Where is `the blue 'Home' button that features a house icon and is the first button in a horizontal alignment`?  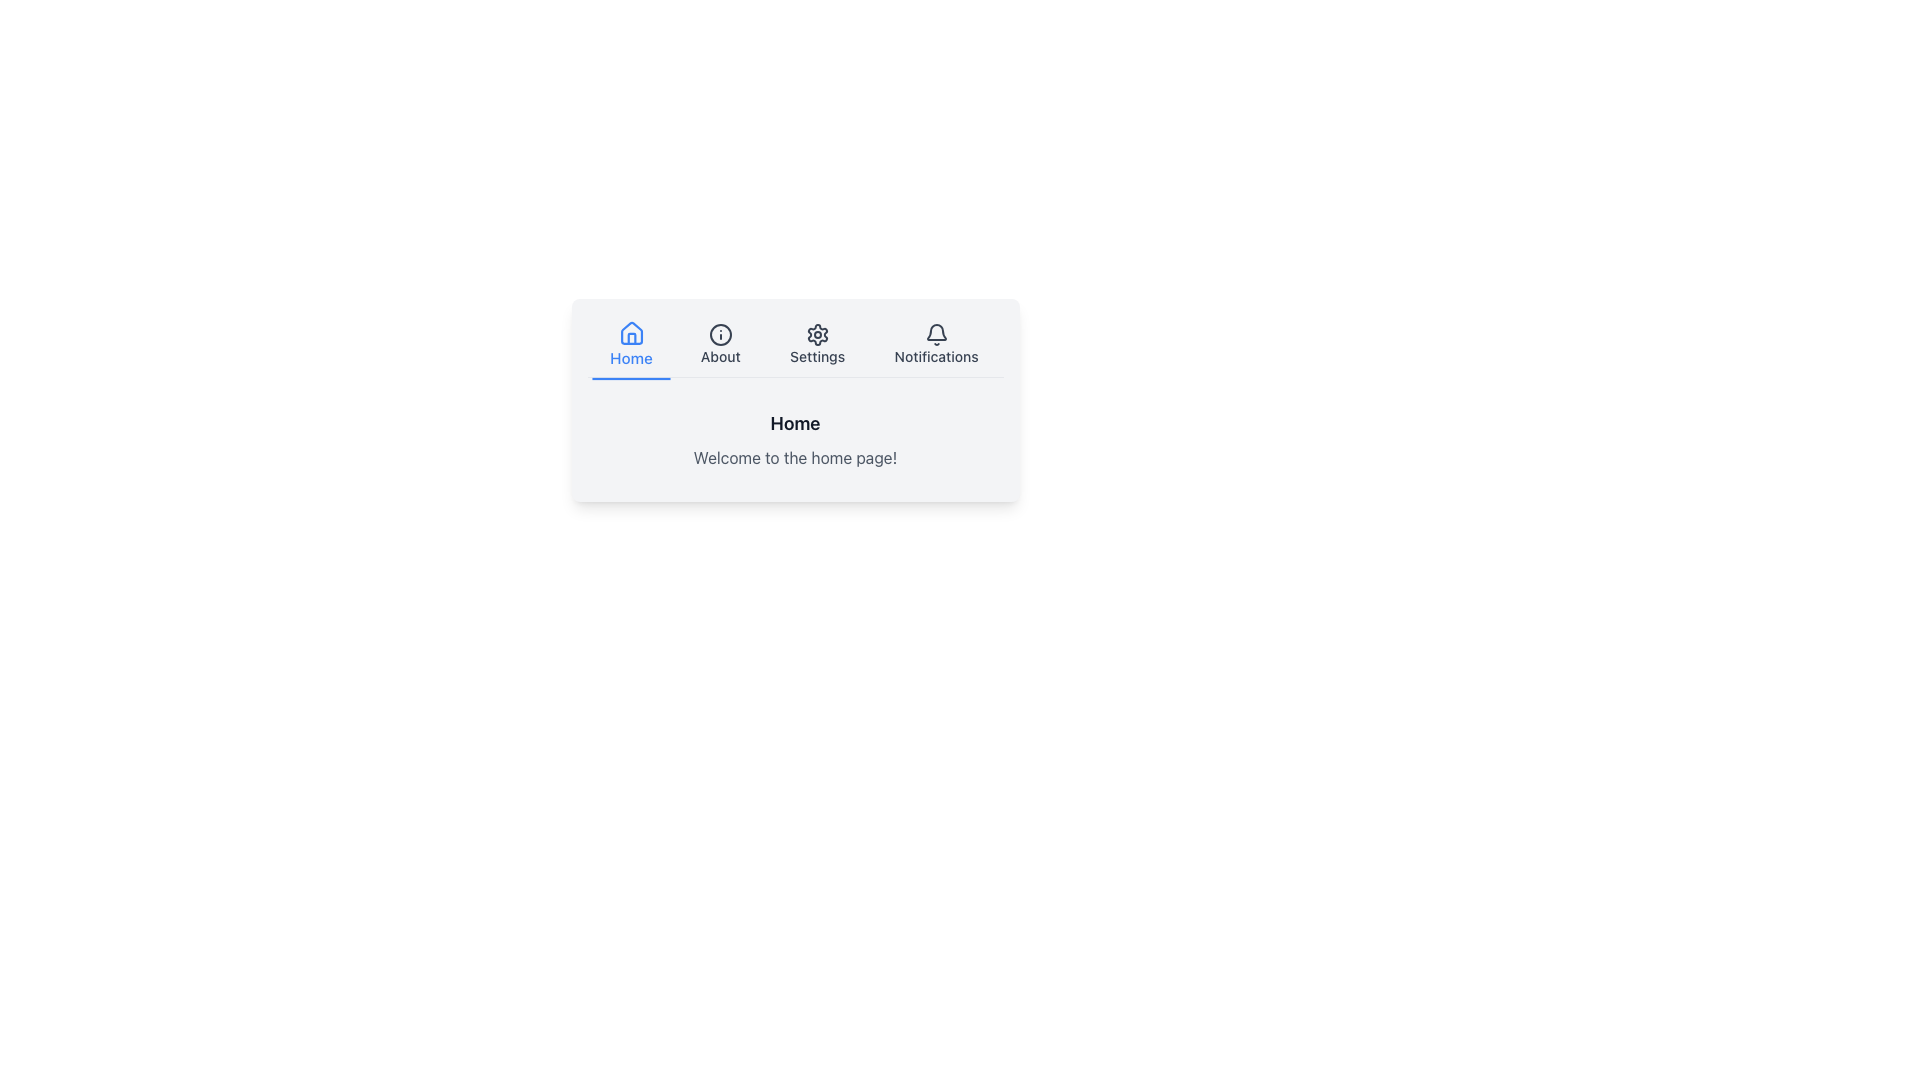
the blue 'Home' button that features a house icon and is the first button in a horizontal alignment is located at coordinates (630, 345).